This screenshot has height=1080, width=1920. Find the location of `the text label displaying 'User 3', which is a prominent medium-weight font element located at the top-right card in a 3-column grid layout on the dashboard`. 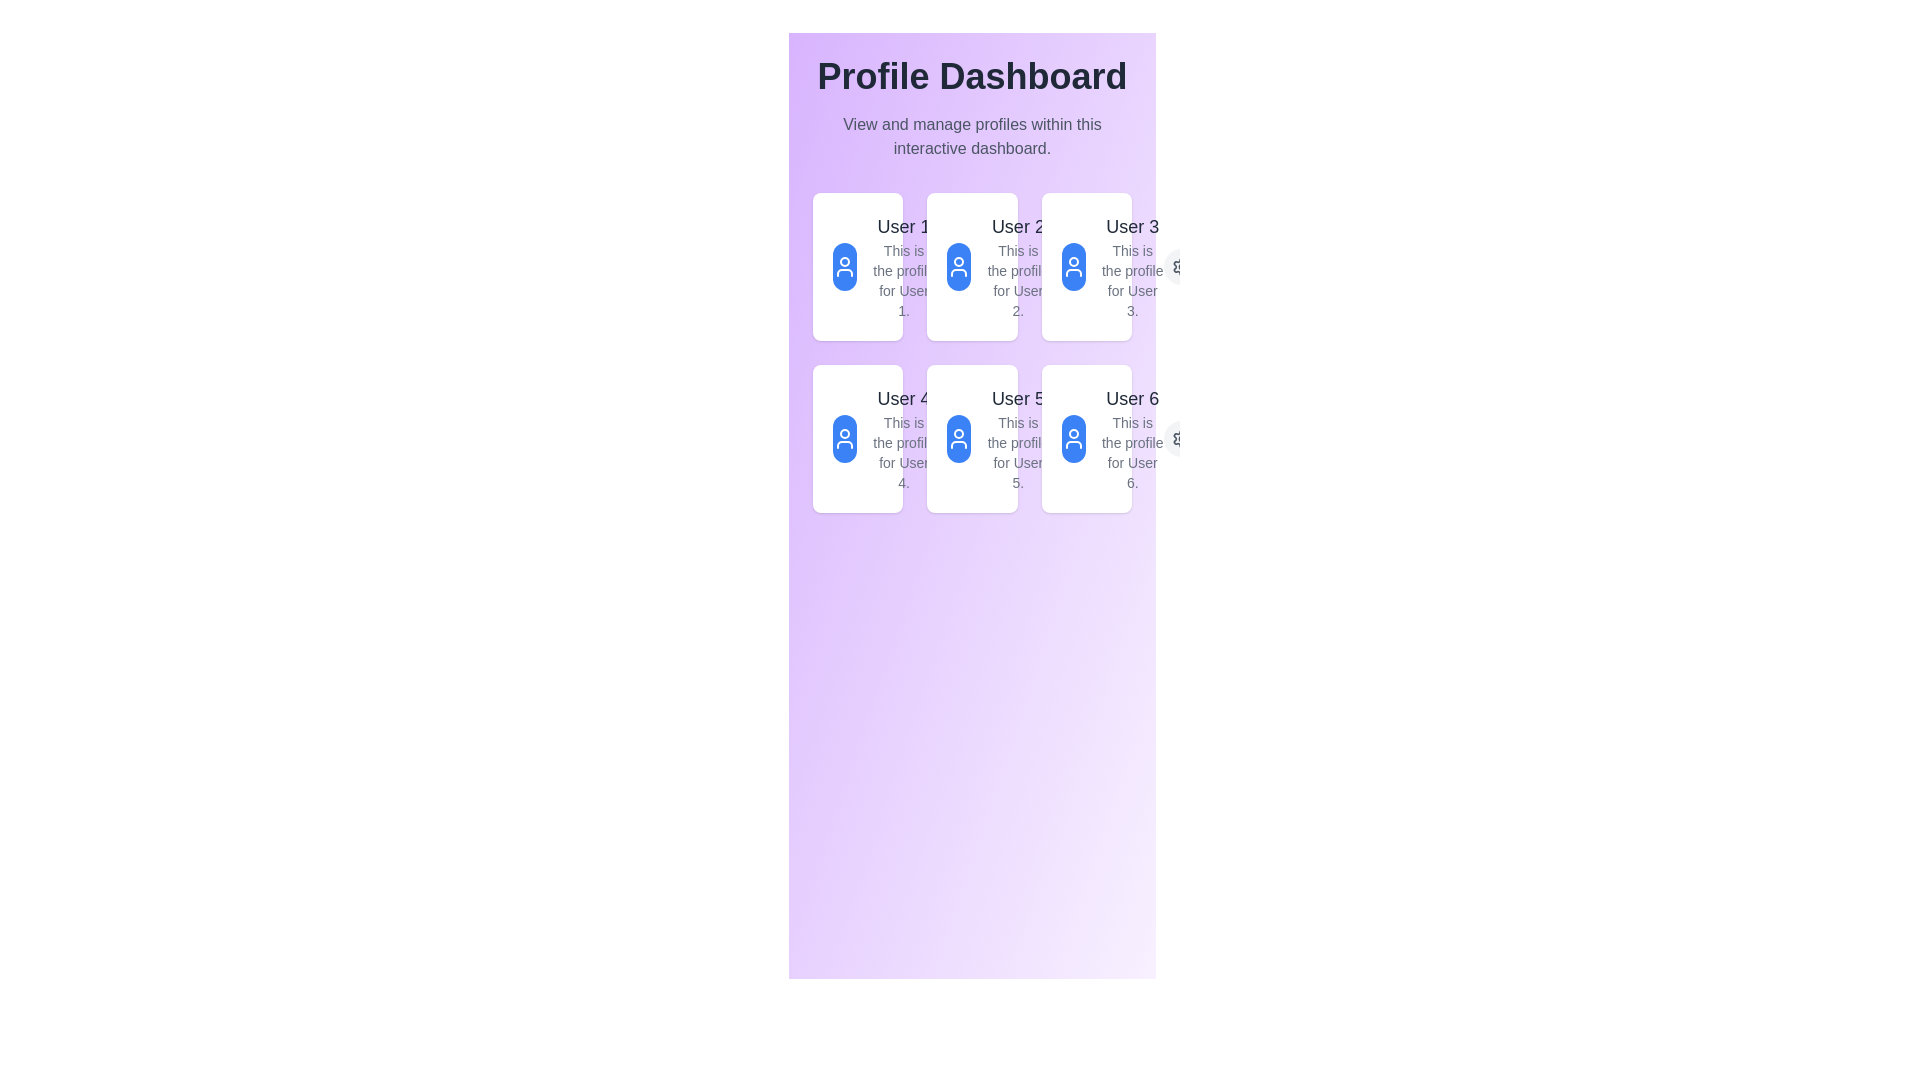

the text label displaying 'User 3', which is a prominent medium-weight font element located at the top-right card in a 3-column grid layout on the dashboard is located at coordinates (1132, 226).